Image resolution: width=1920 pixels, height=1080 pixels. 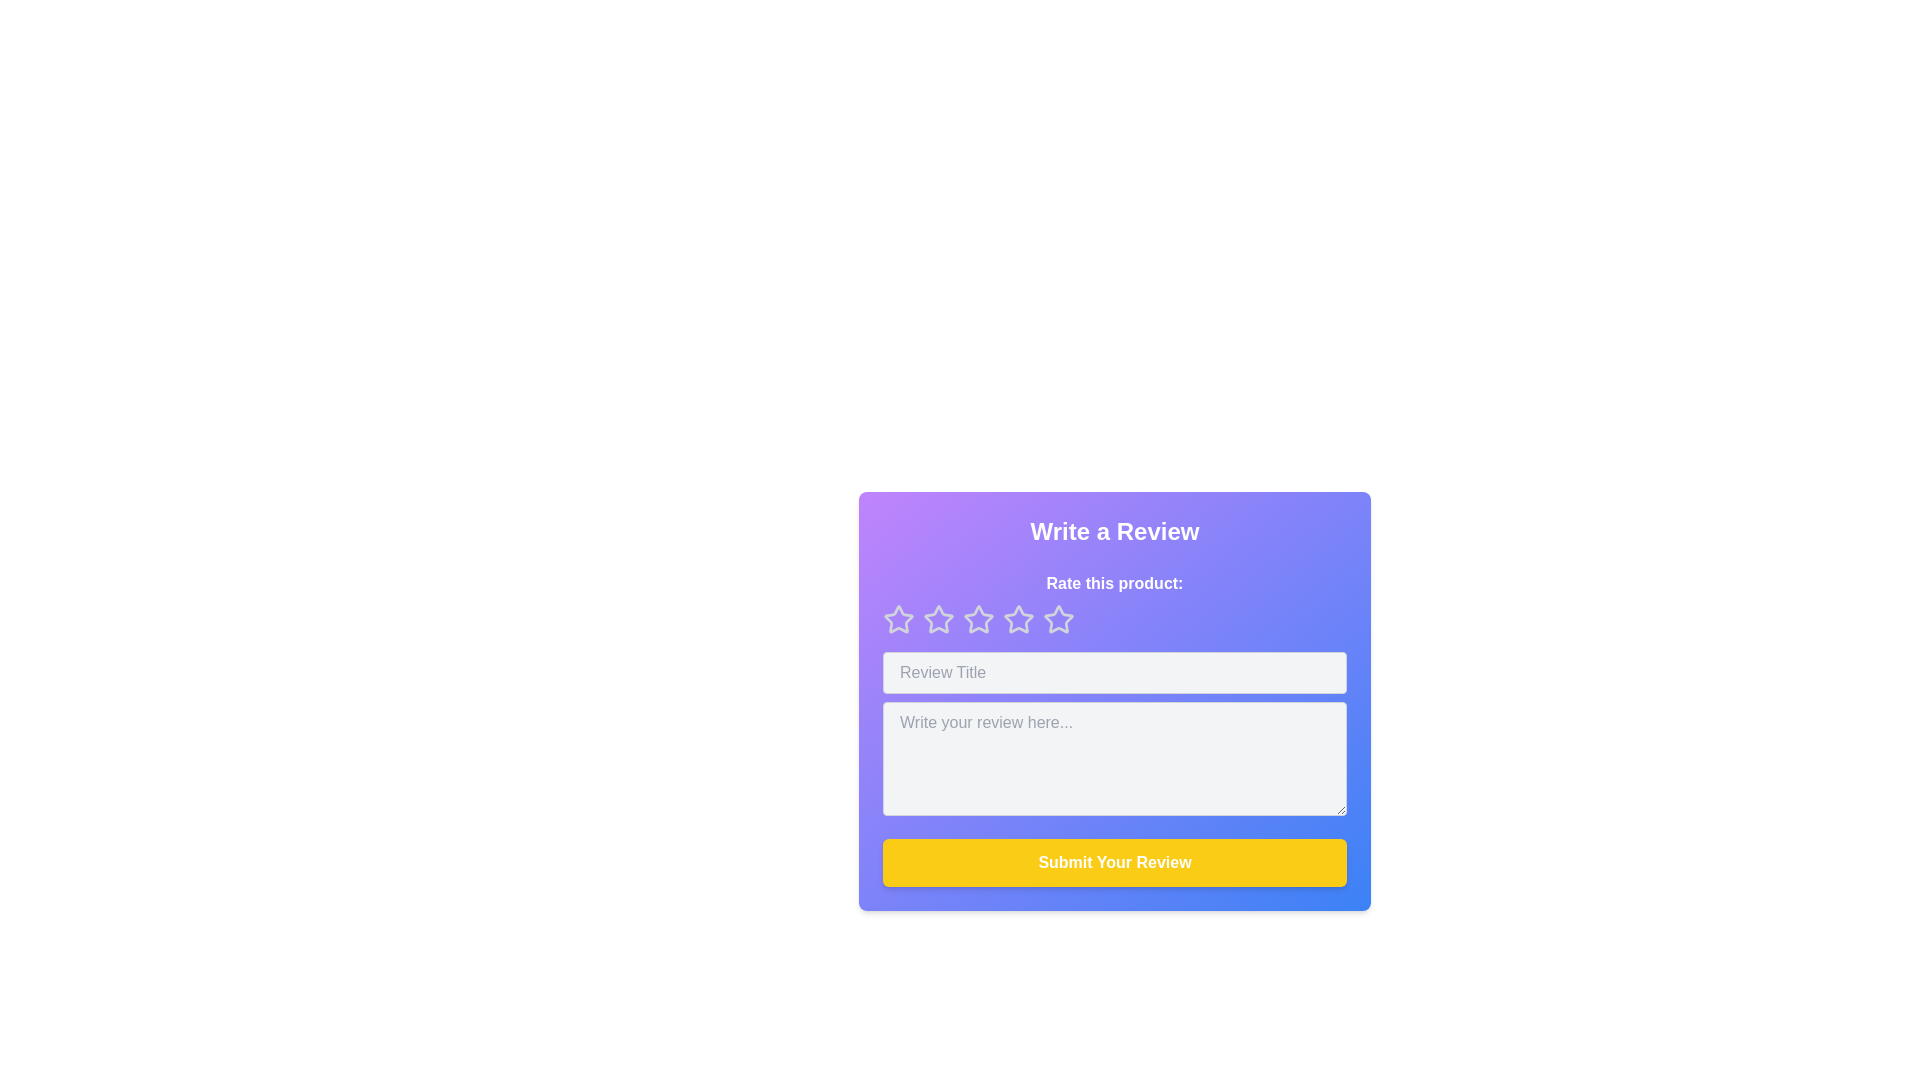 What do you see at coordinates (1113, 583) in the screenshot?
I see `the label displaying 'Rate this product:' which is centrally placed in a purple gradient background, above the star icons in the review form` at bounding box center [1113, 583].